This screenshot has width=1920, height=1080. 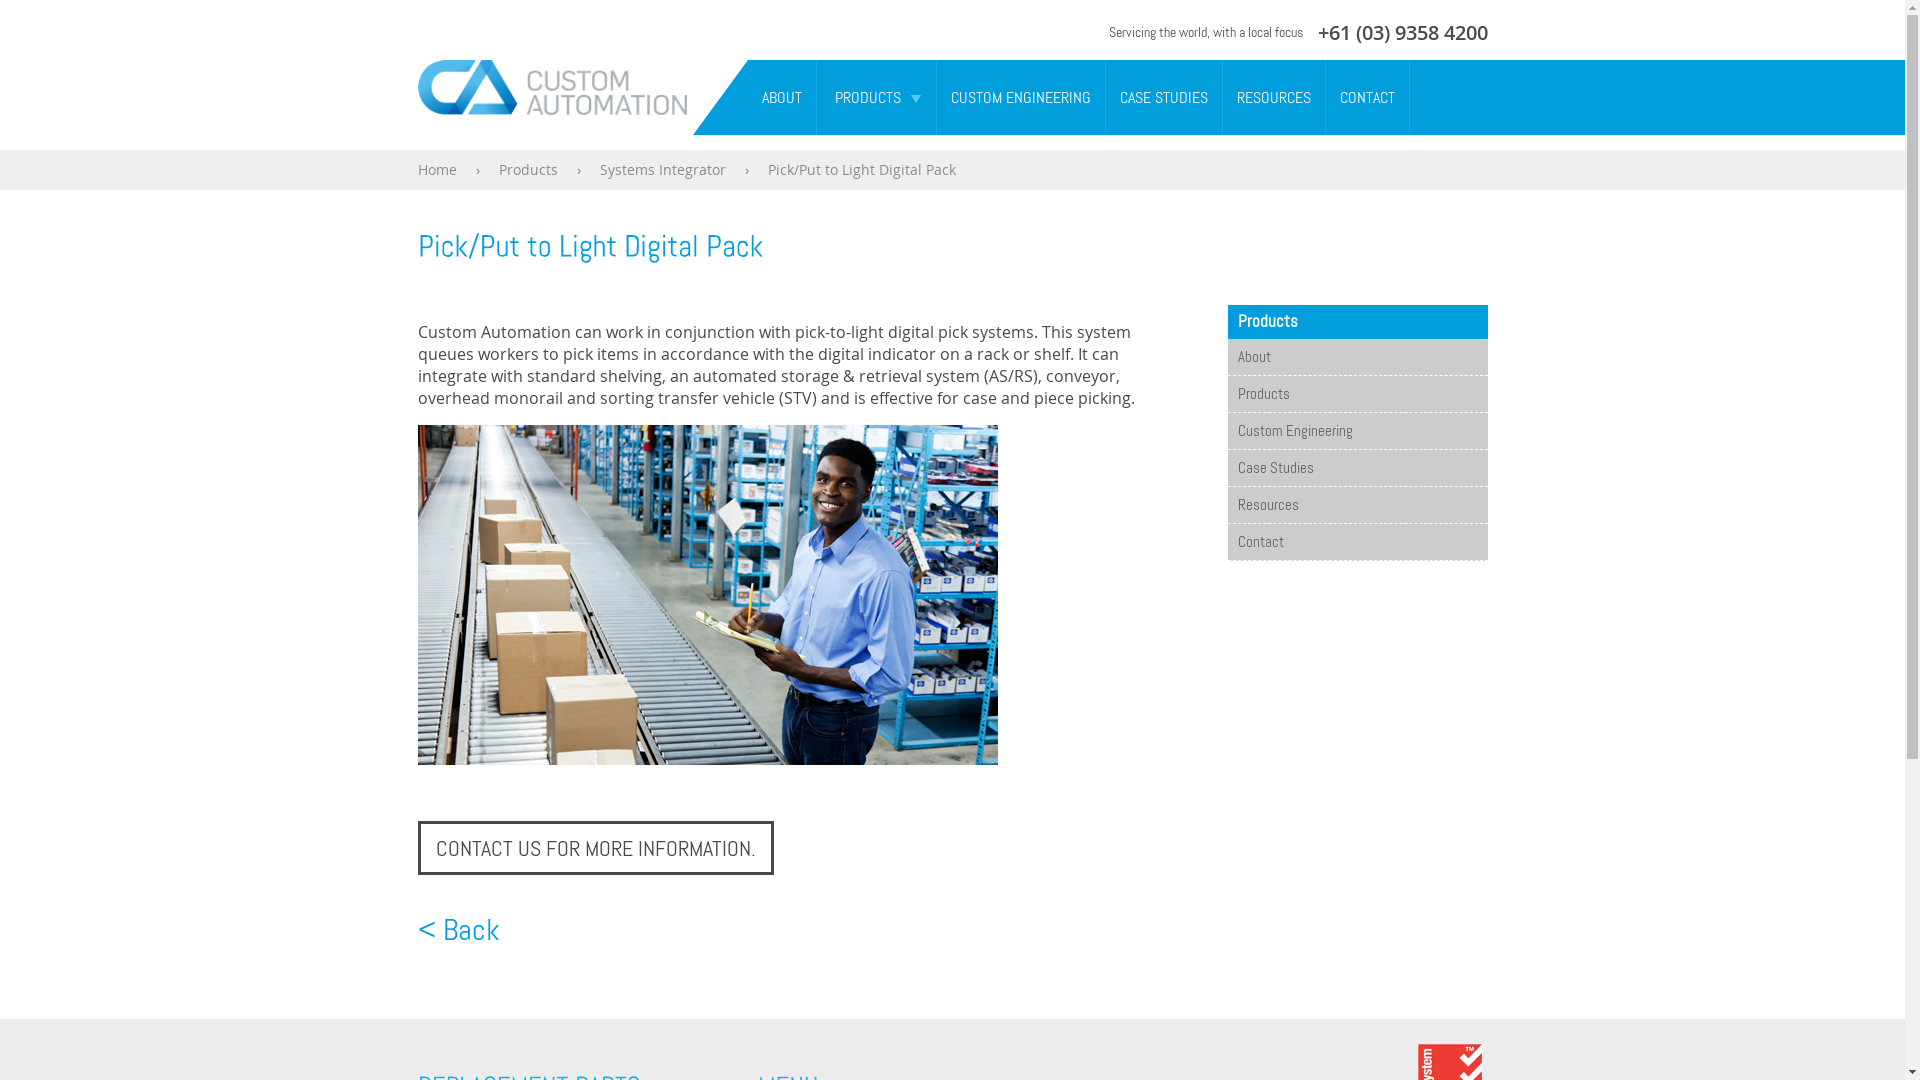 I want to click on 'PRODUCTS', so click(x=816, y=97).